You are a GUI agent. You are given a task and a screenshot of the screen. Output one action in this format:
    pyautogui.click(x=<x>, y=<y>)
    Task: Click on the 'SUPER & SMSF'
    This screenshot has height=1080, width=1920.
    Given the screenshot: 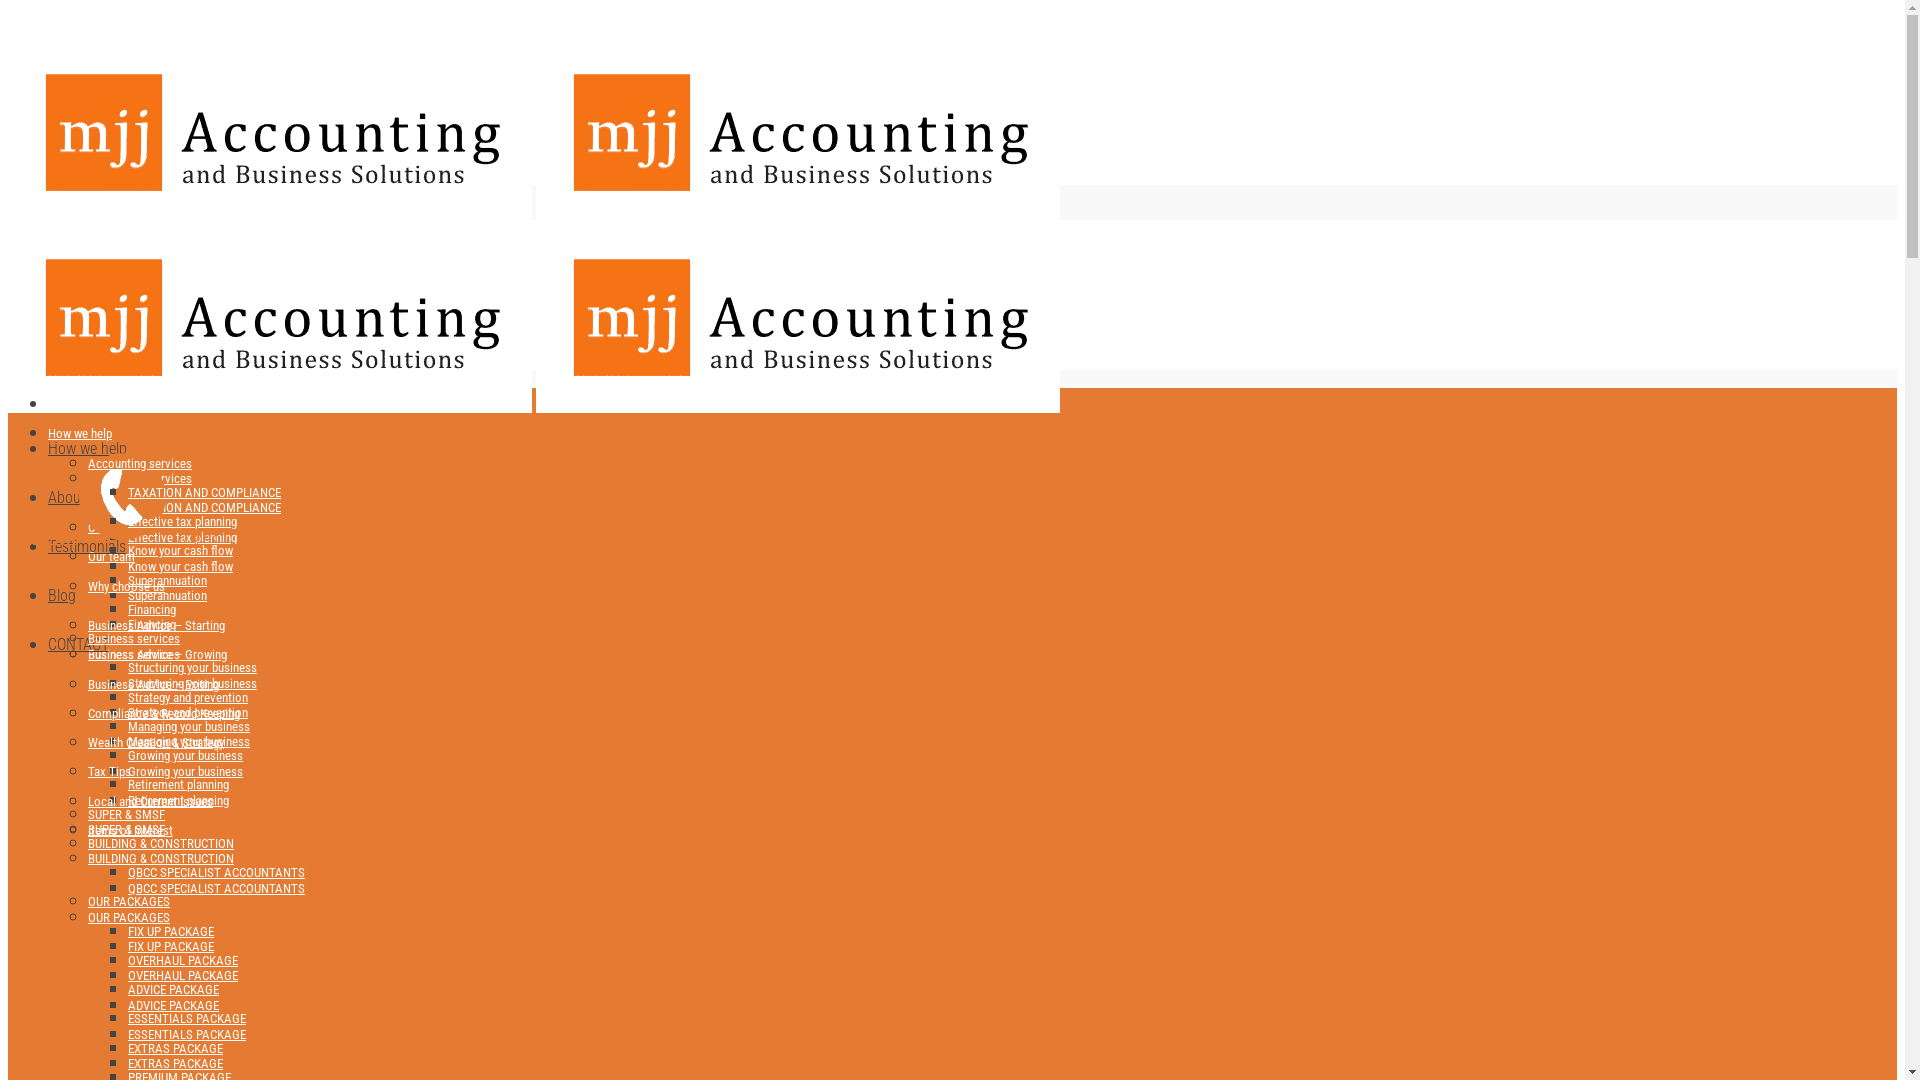 What is the action you would take?
    pyautogui.click(x=125, y=813)
    